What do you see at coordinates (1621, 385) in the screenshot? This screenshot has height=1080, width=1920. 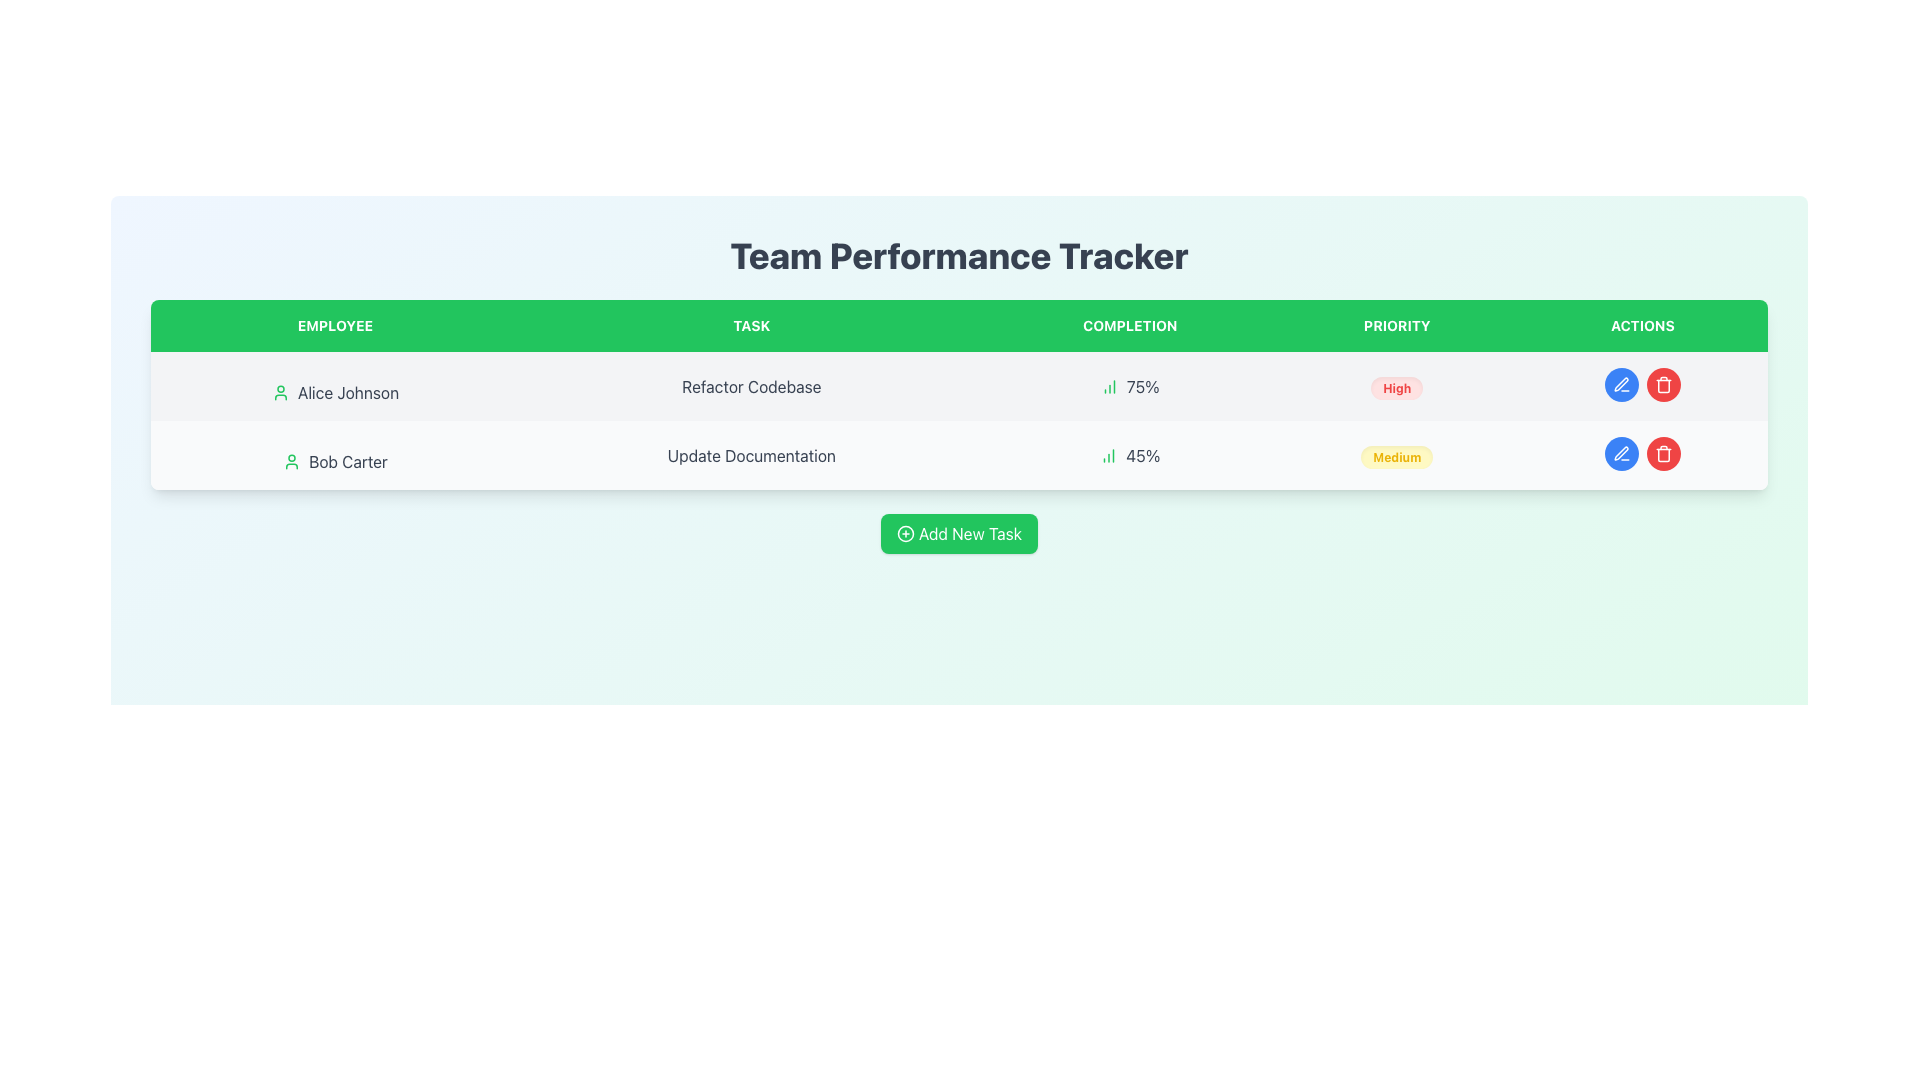 I see `the edit button for the task associated with 'Bob Carter' located in the 'Actions' column of the second row in the table` at bounding box center [1621, 385].